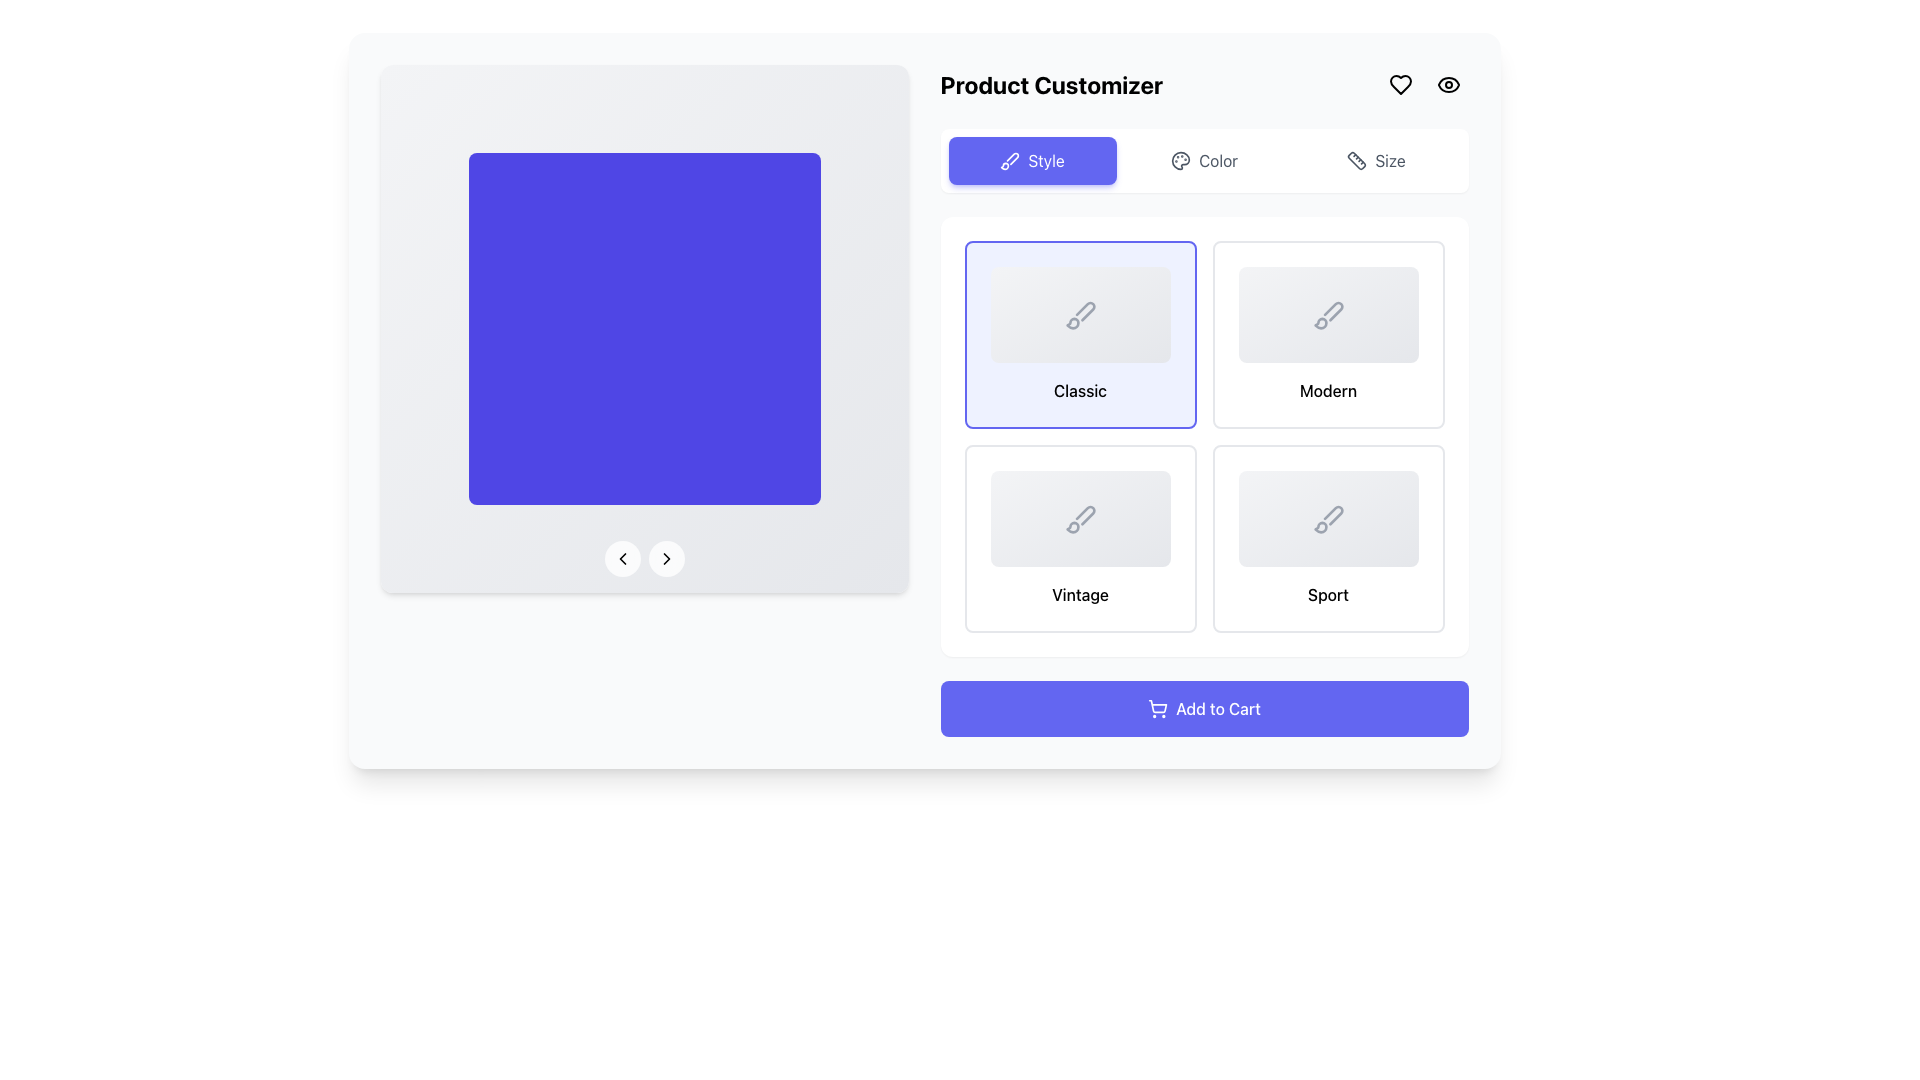 This screenshot has height=1080, width=1920. What do you see at coordinates (1084, 311) in the screenshot?
I see `the 'Classic' style icon located within the 'Style' section of the product customizer interface` at bounding box center [1084, 311].